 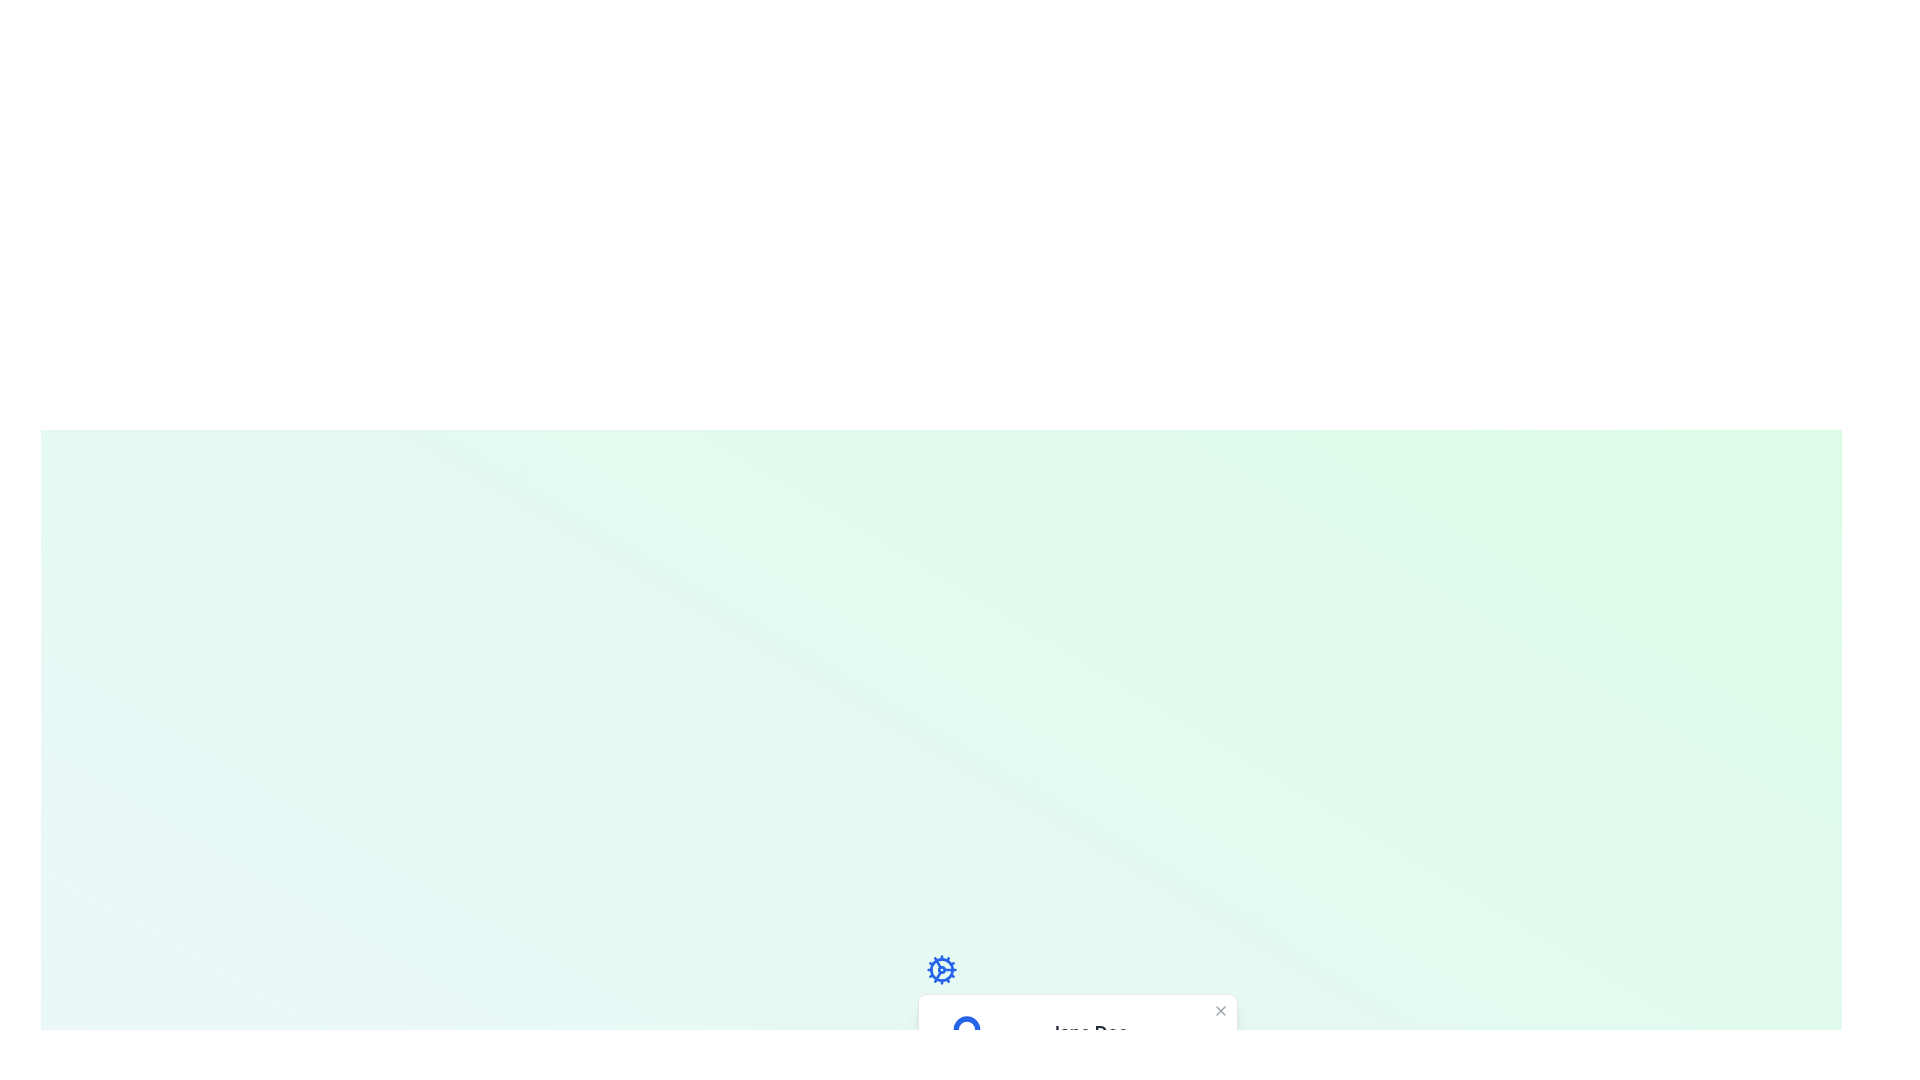 I want to click on the diagonal line within the cogwheel icon, which represents the configuration or settings symbol, so click(x=936, y=962).